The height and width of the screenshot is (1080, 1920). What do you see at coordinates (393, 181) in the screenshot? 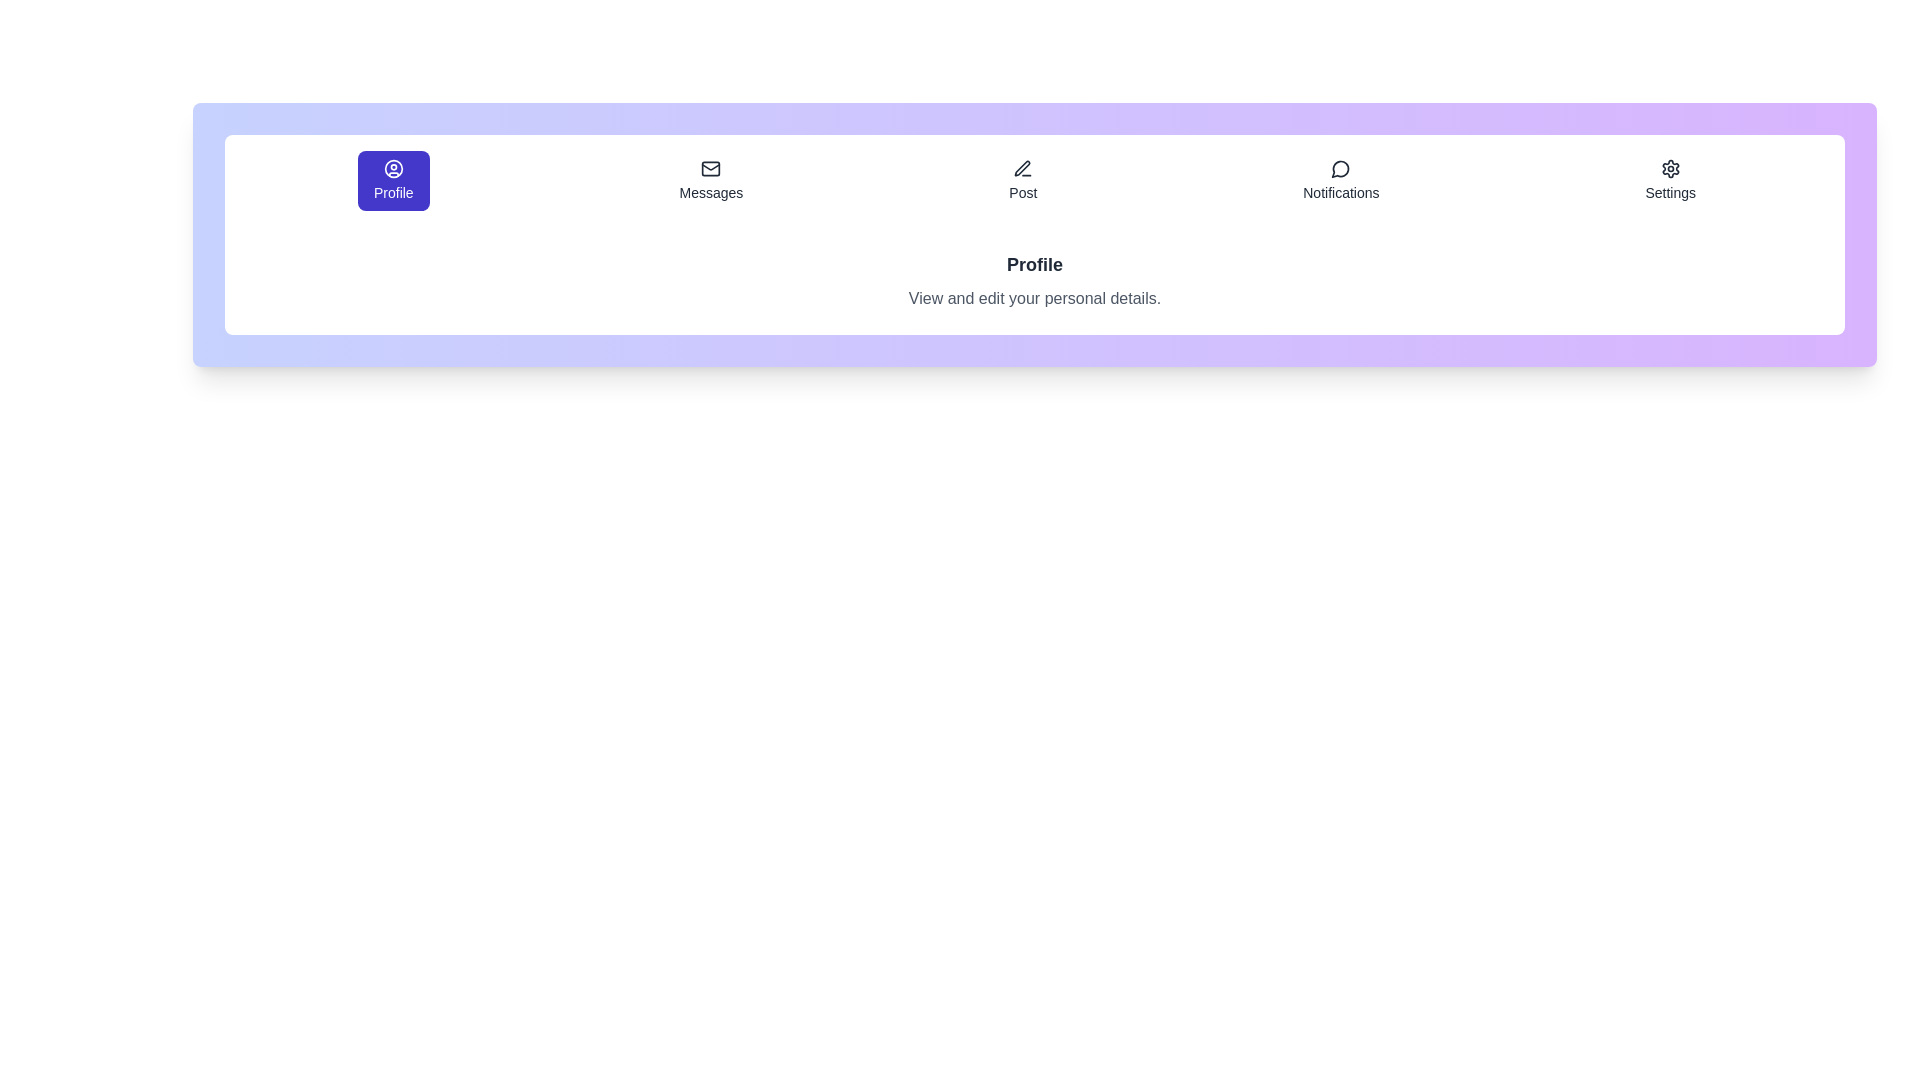
I see `the Profile tab by clicking on its button` at bounding box center [393, 181].